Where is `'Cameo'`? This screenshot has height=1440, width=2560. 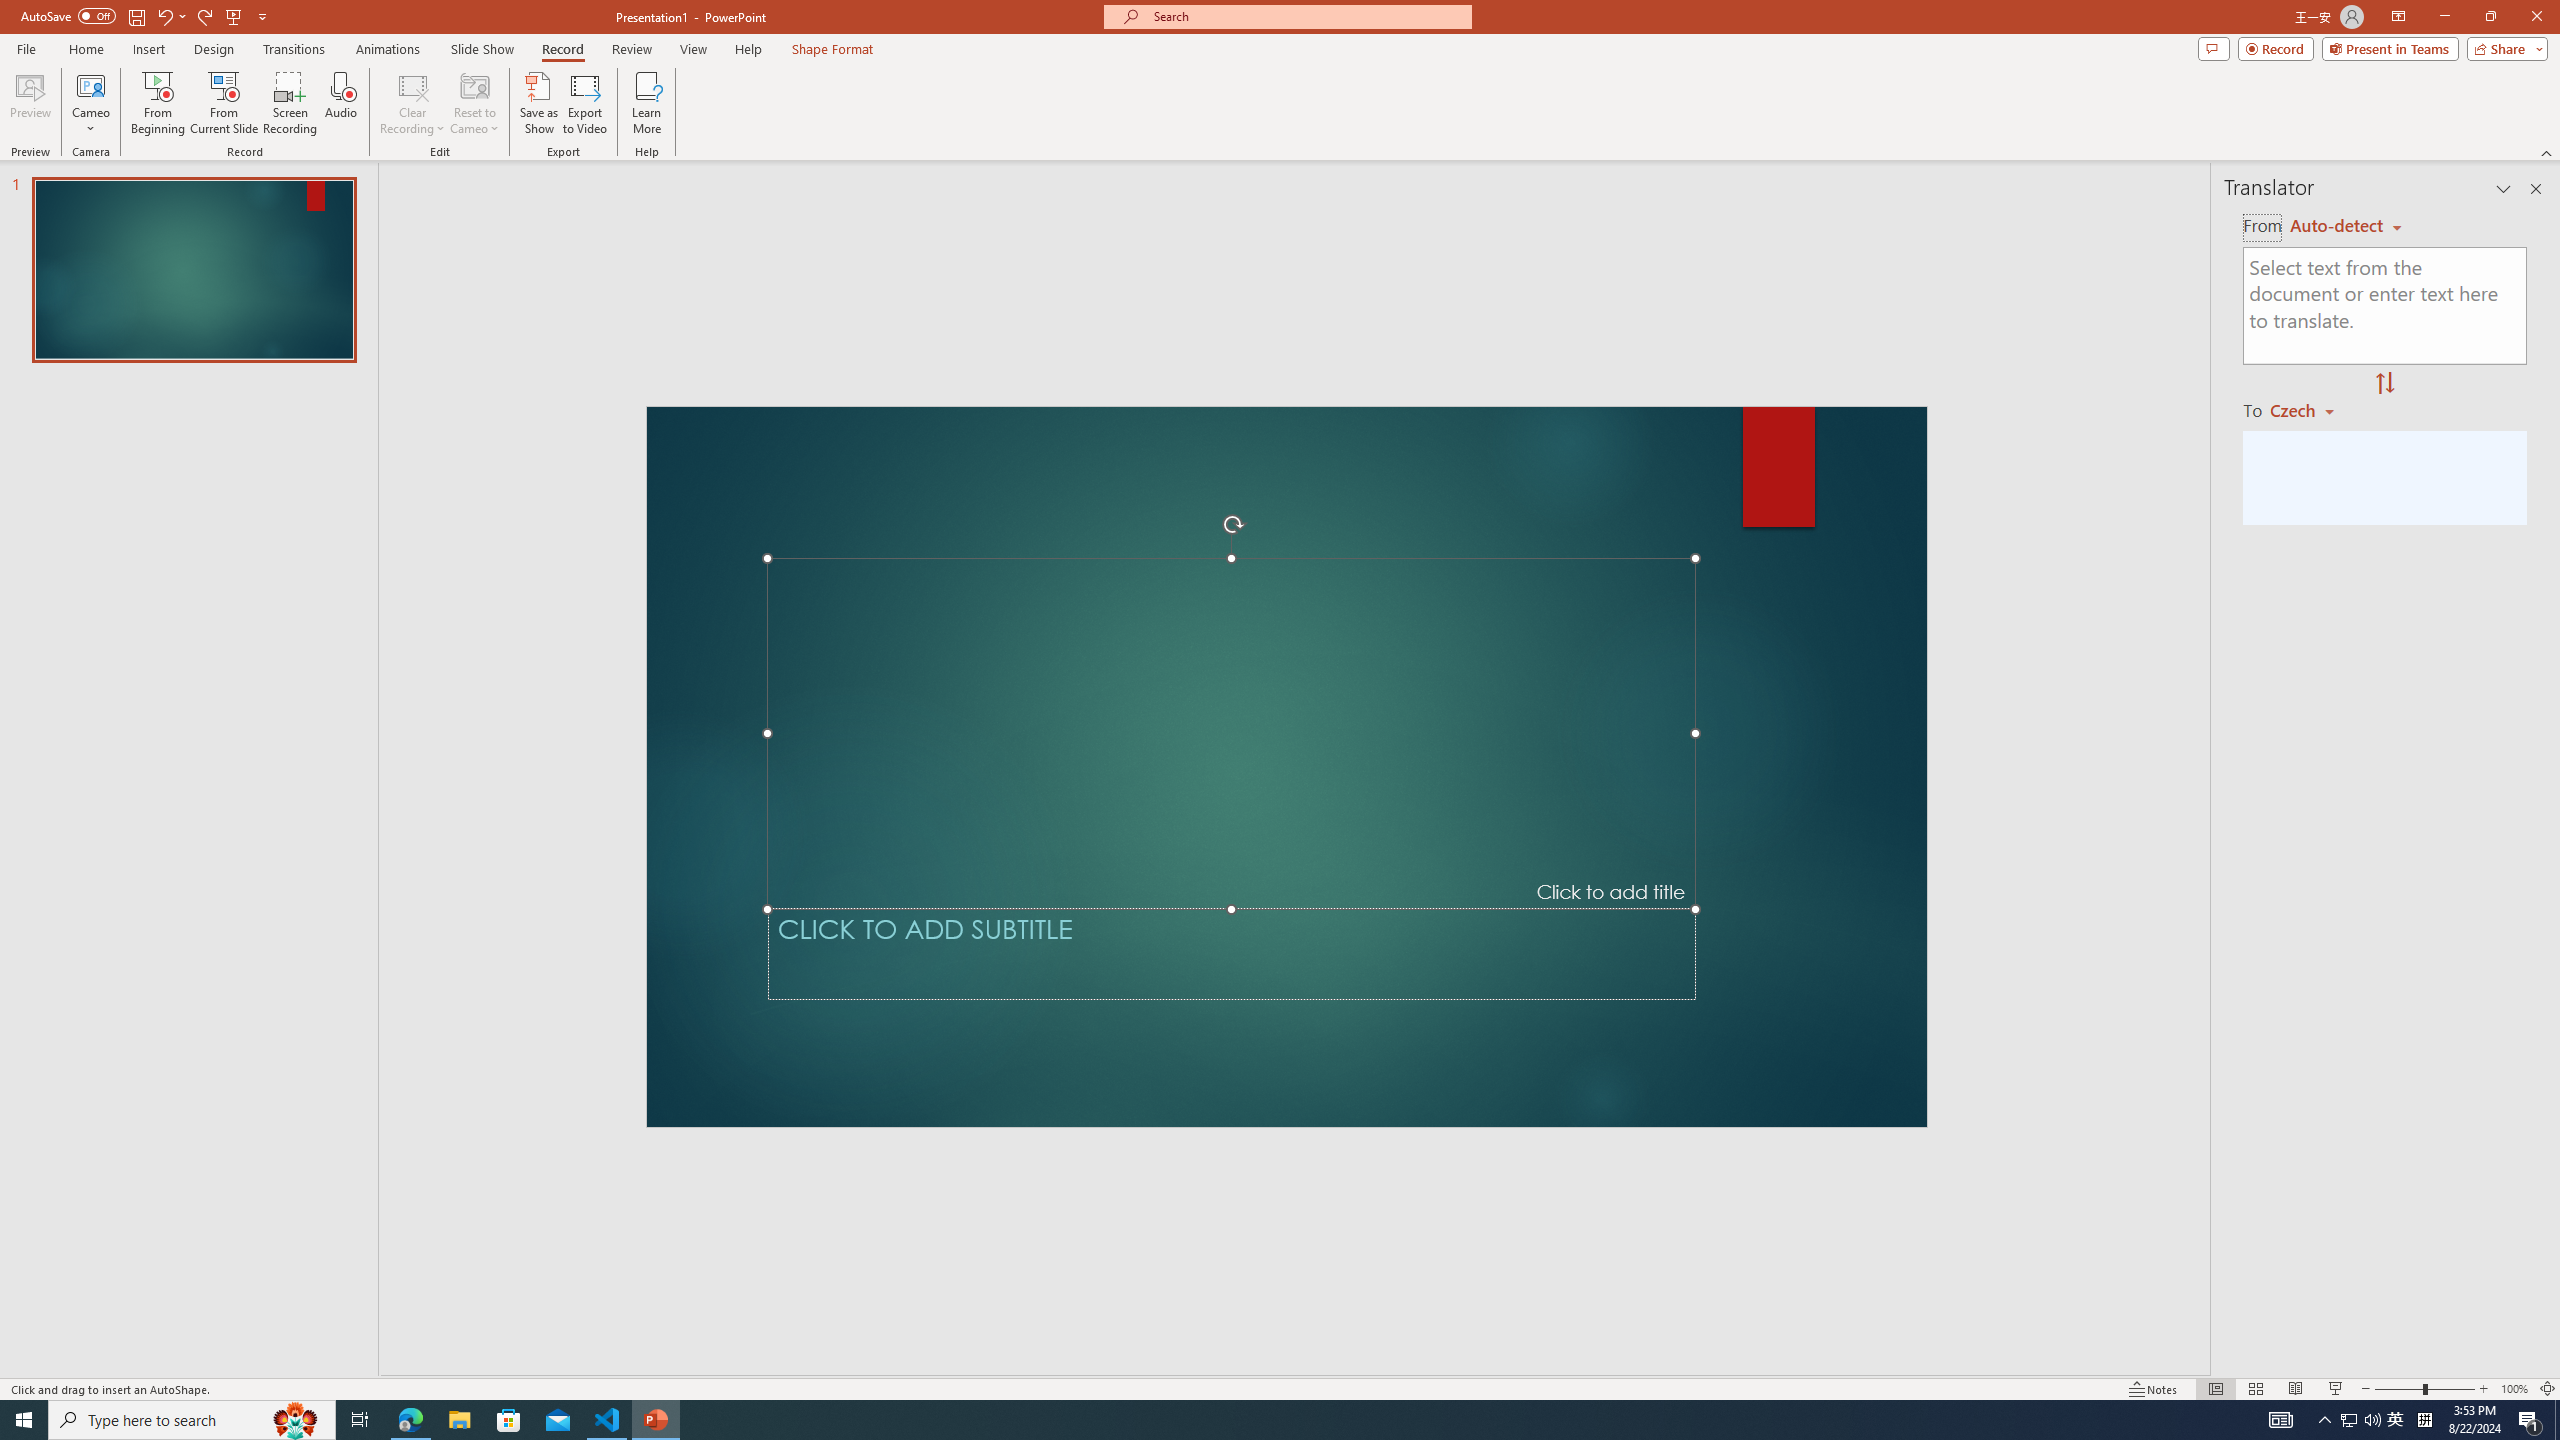
'Cameo' is located at coordinates (89, 84).